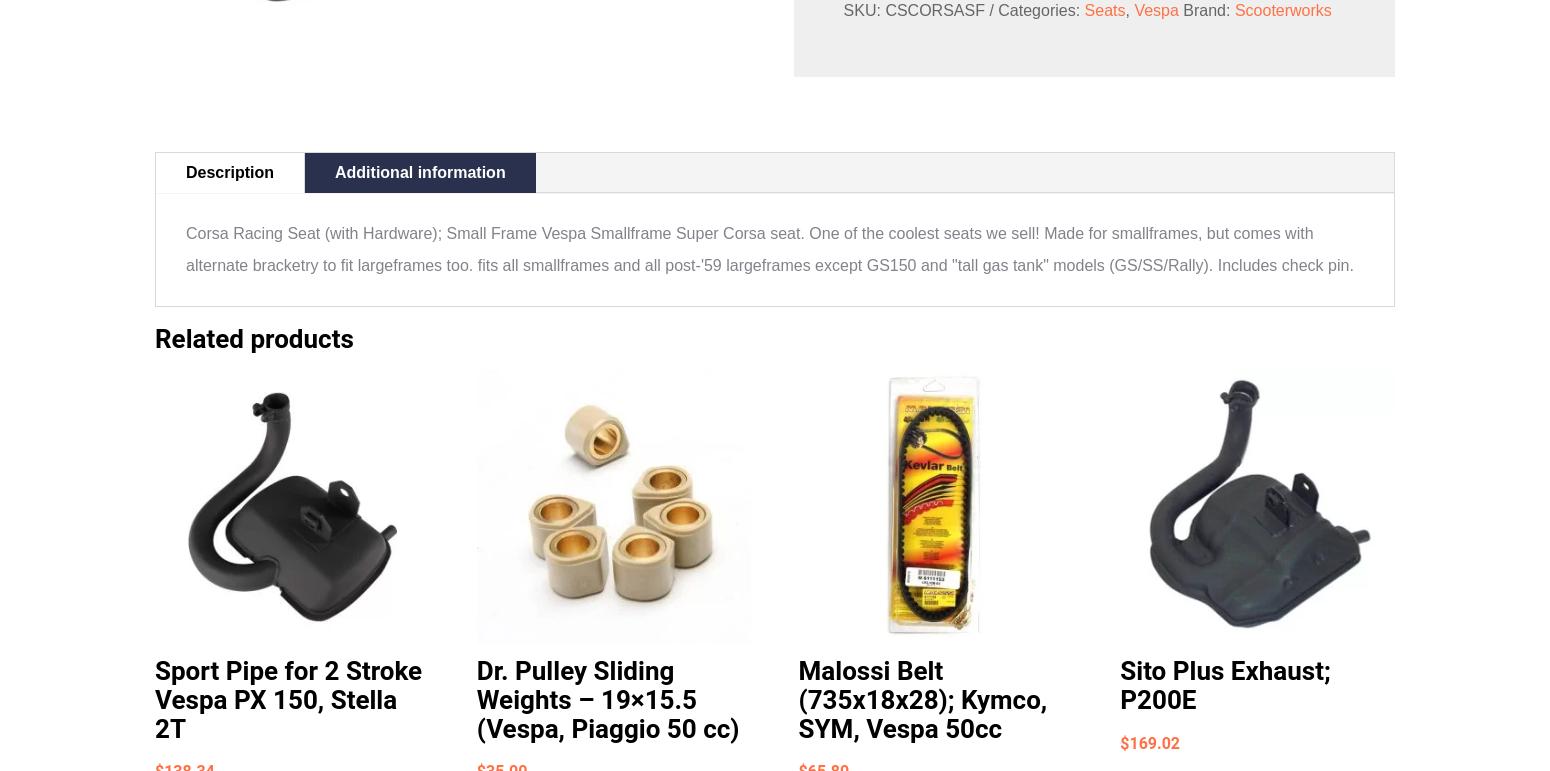 This screenshot has height=771, width=1550. Describe the element at coordinates (1103, 9) in the screenshot. I see `'Seats'` at that location.